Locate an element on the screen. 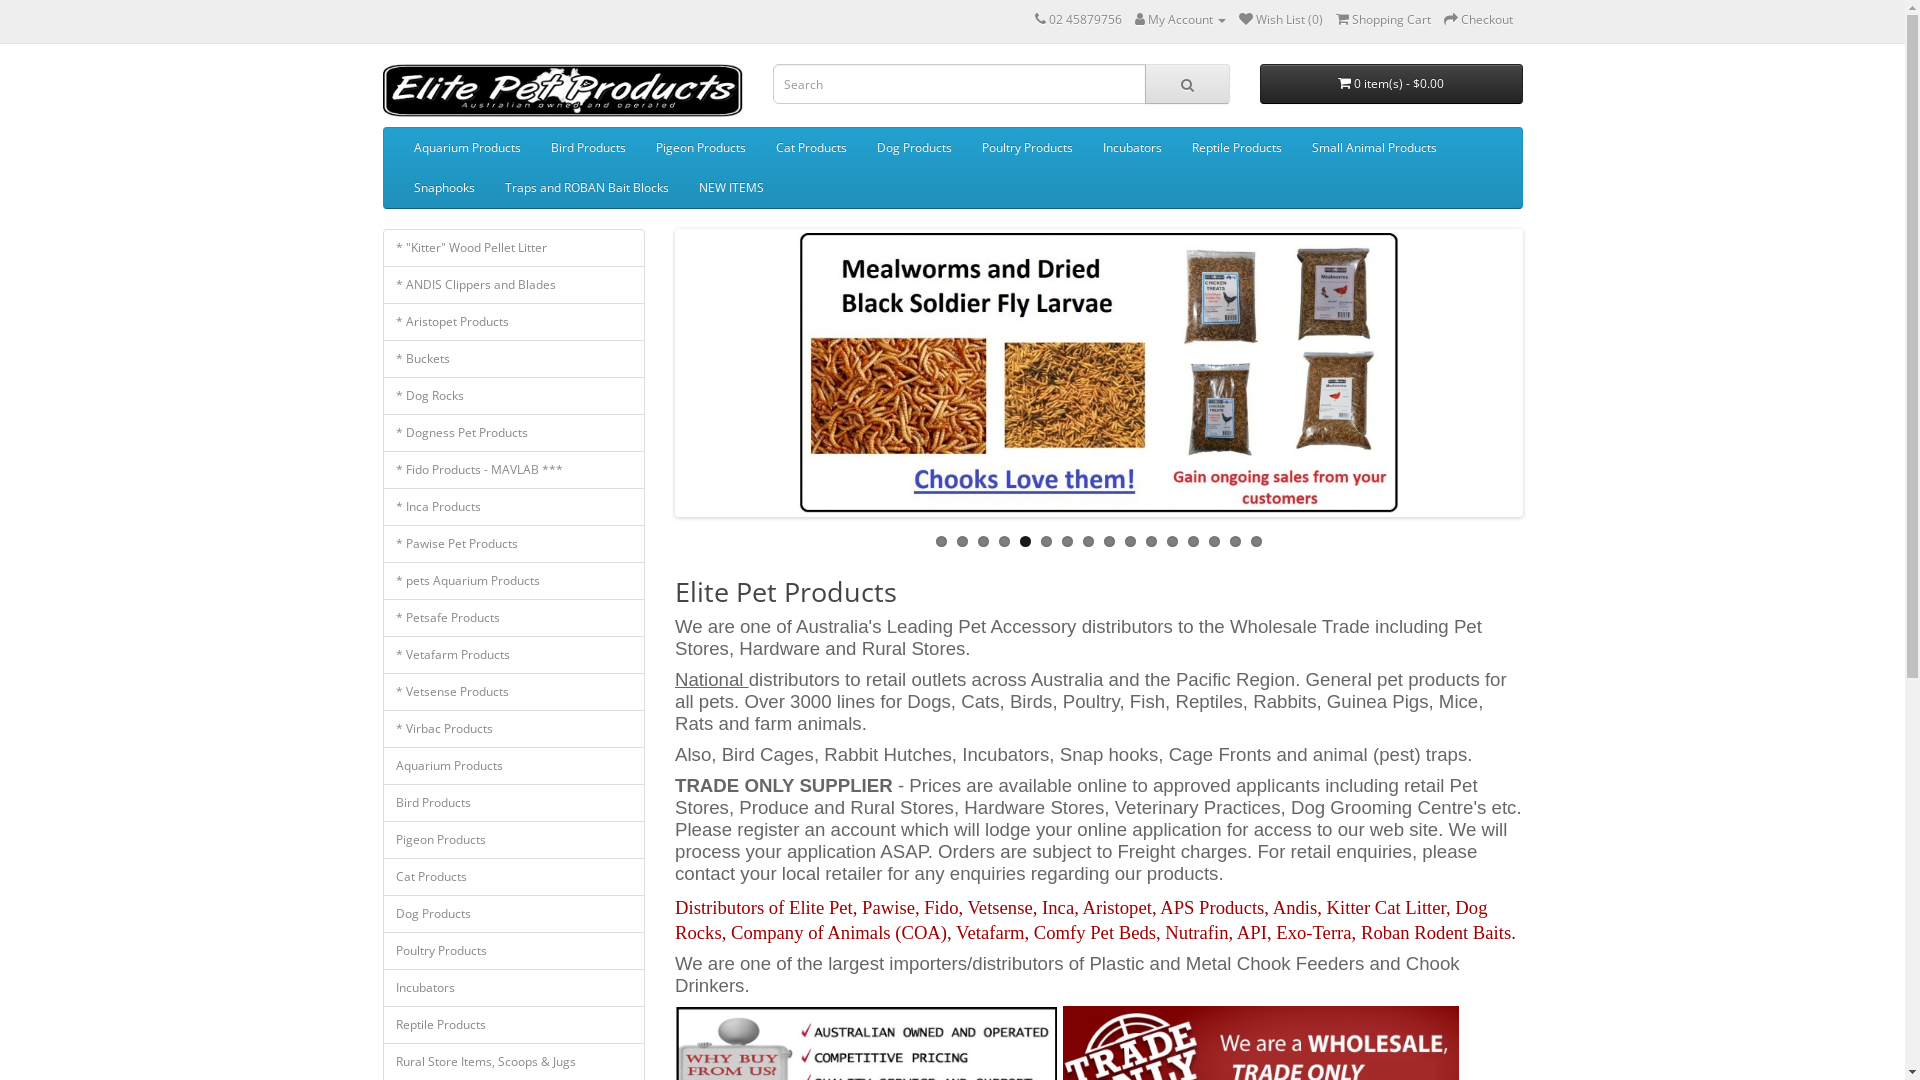 This screenshot has width=1920, height=1080. 'Poultry Products' is located at coordinates (513, 950).